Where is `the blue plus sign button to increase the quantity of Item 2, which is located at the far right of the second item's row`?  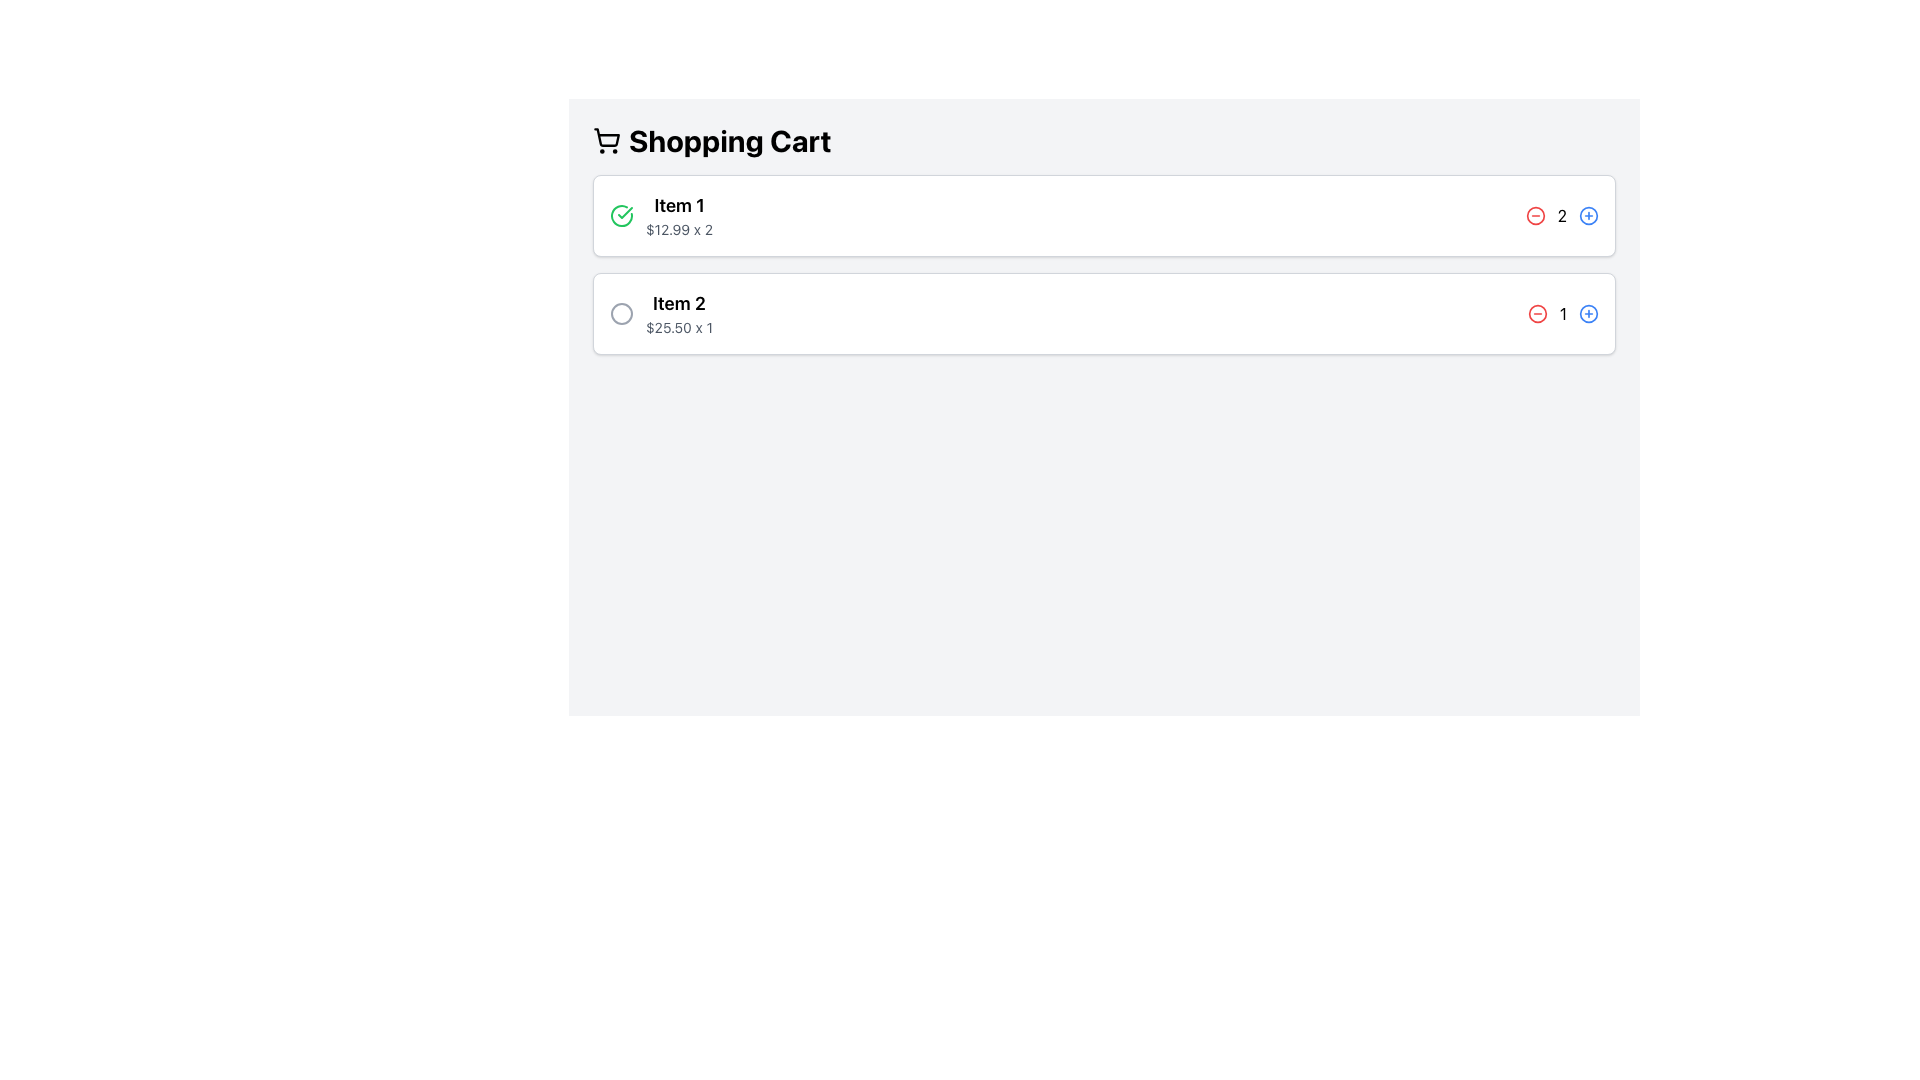
the blue plus sign button to increase the quantity of Item 2, which is located at the far right of the second item's row is located at coordinates (1587, 313).